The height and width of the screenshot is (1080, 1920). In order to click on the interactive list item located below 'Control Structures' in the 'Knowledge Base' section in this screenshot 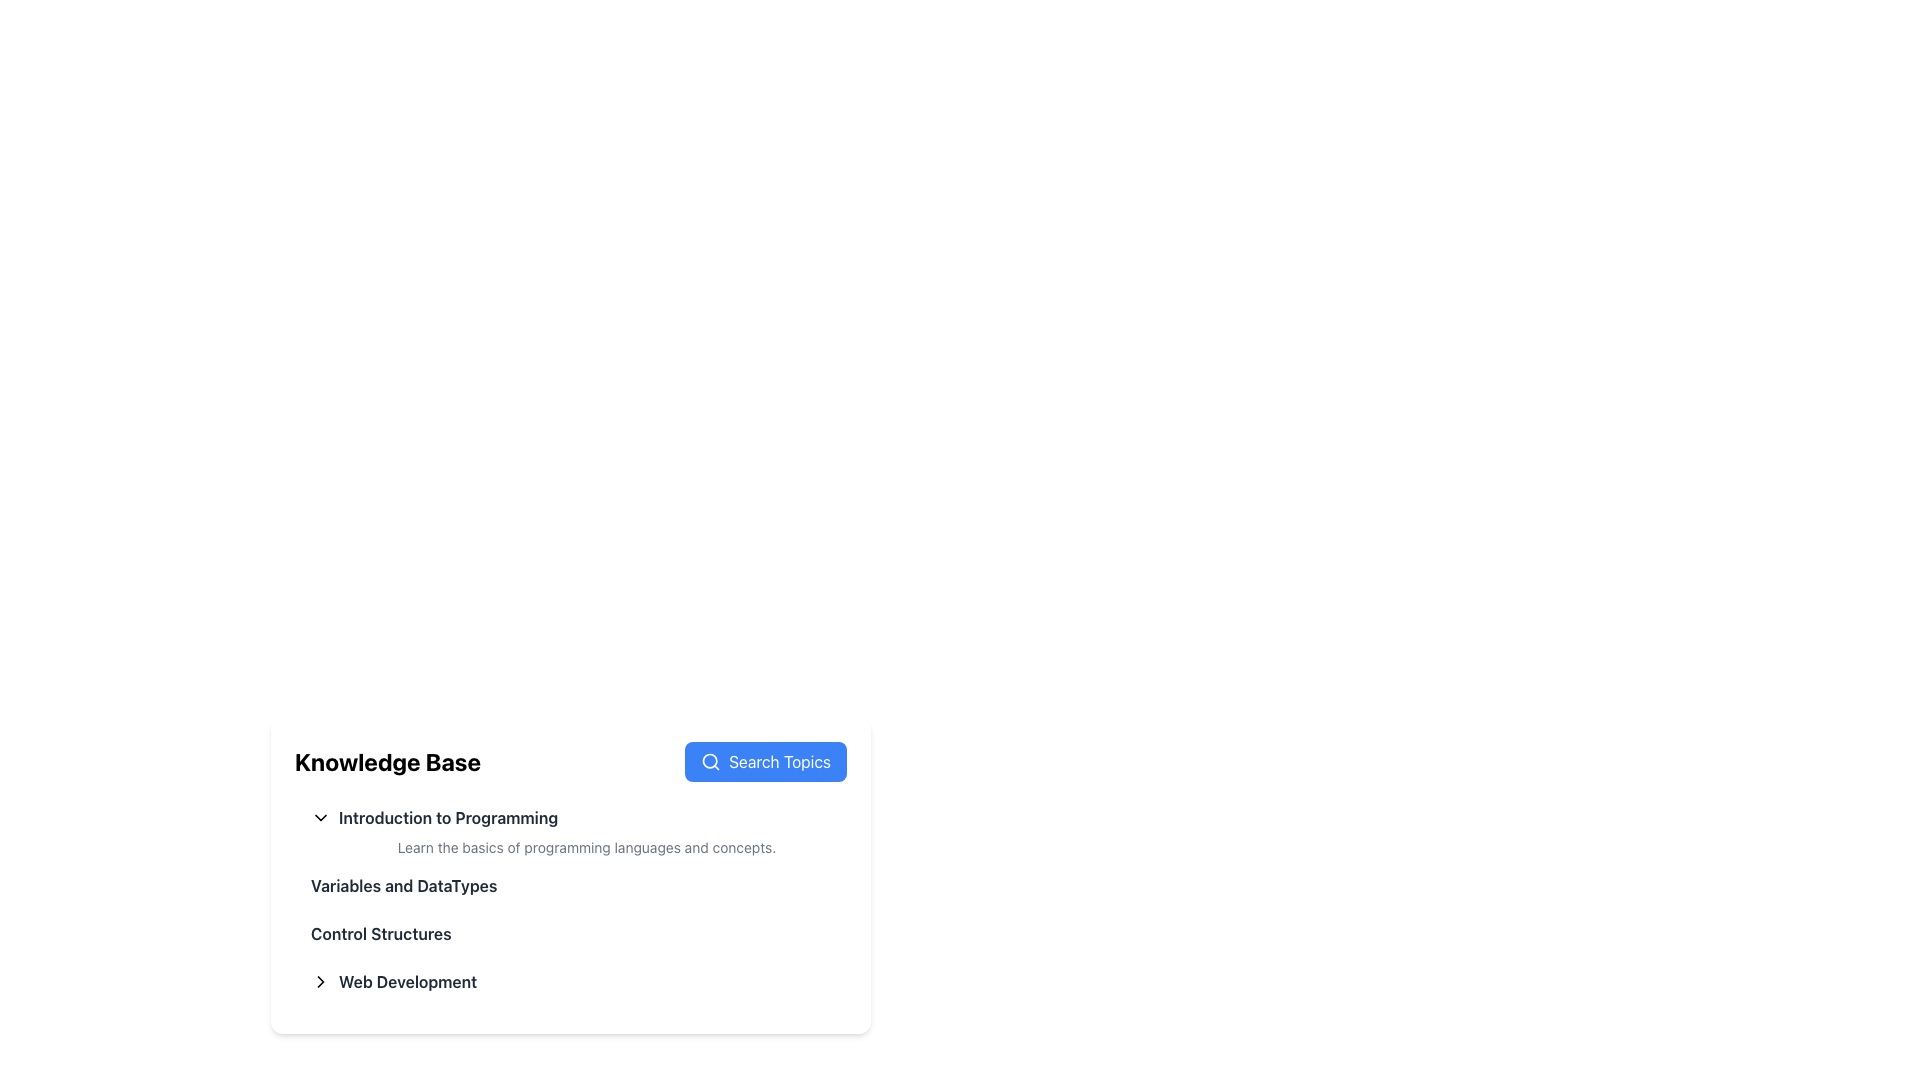, I will do `click(394, 981)`.